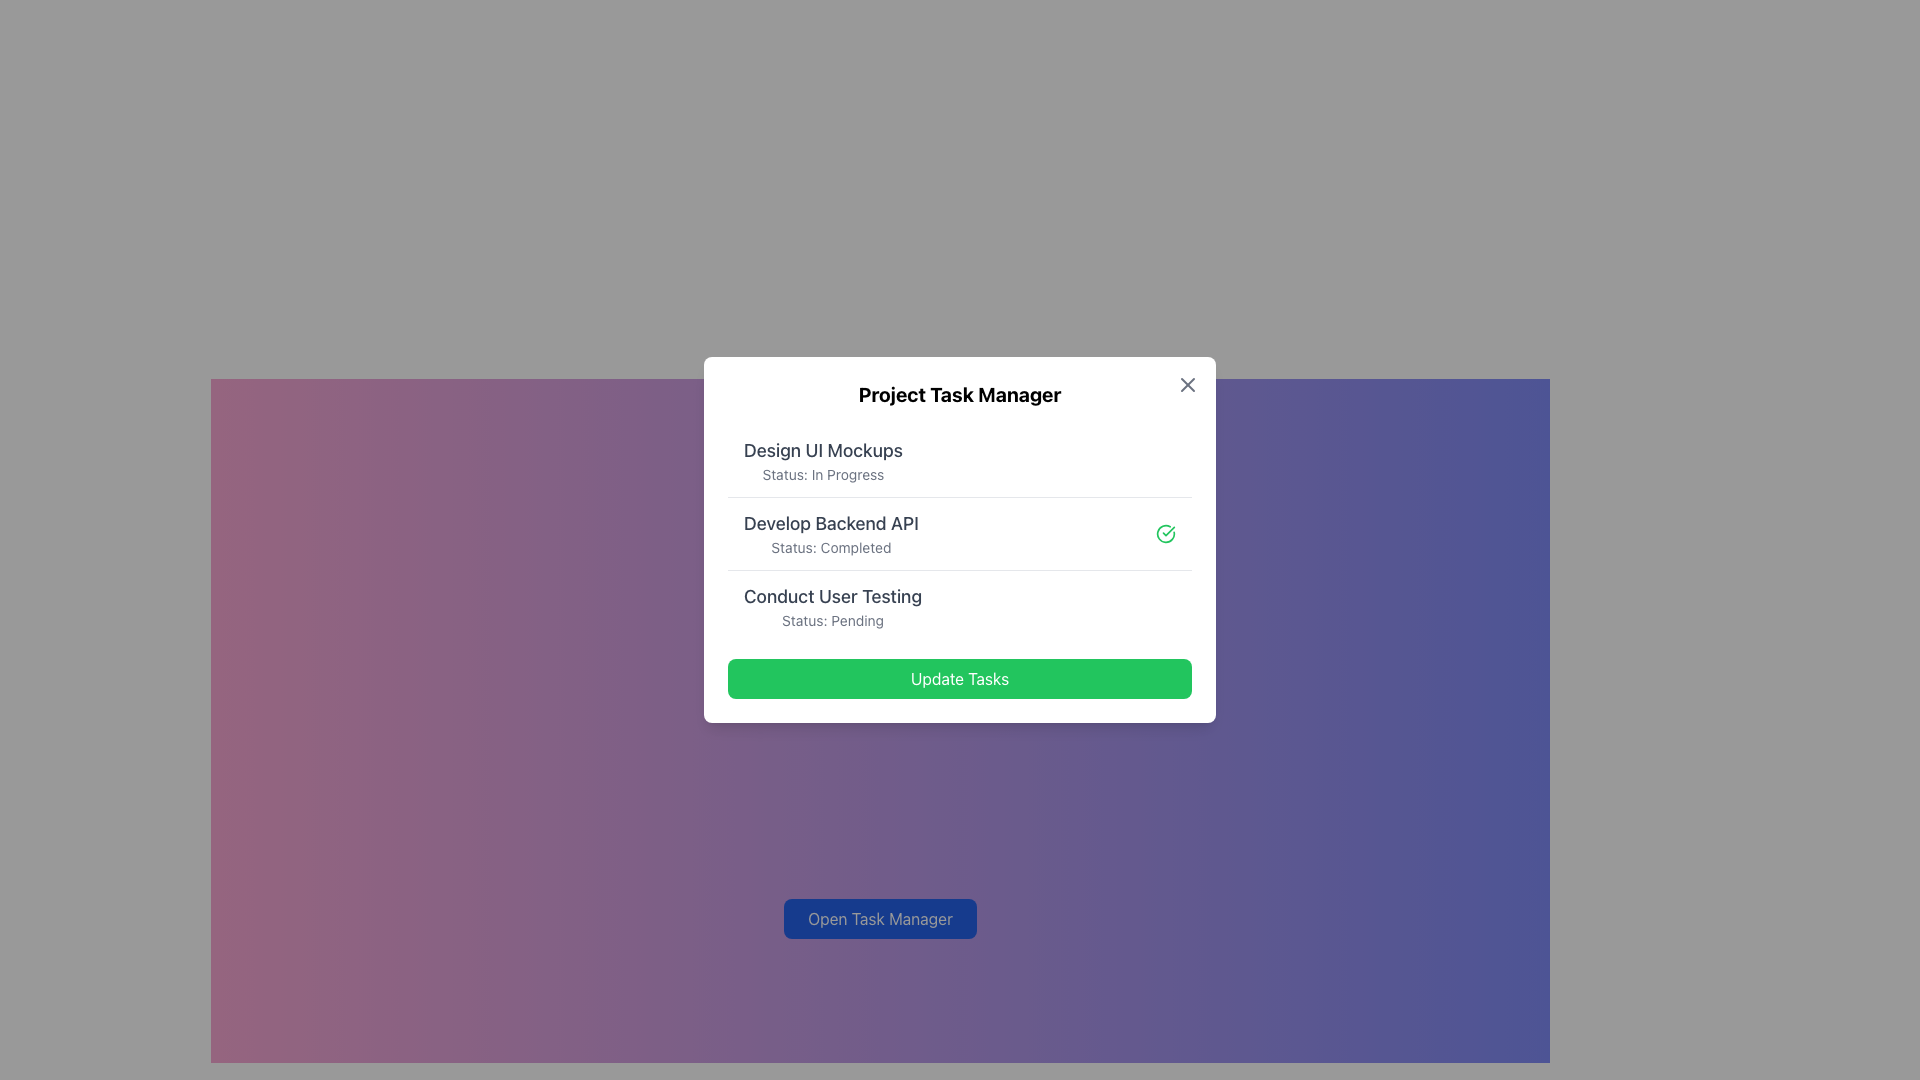 The image size is (1920, 1080). Describe the element at coordinates (1166, 532) in the screenshot. I see `the circular green check icon indicating a completed task, located to the far right of the 'Develop Backend API' task's entry` at that location.